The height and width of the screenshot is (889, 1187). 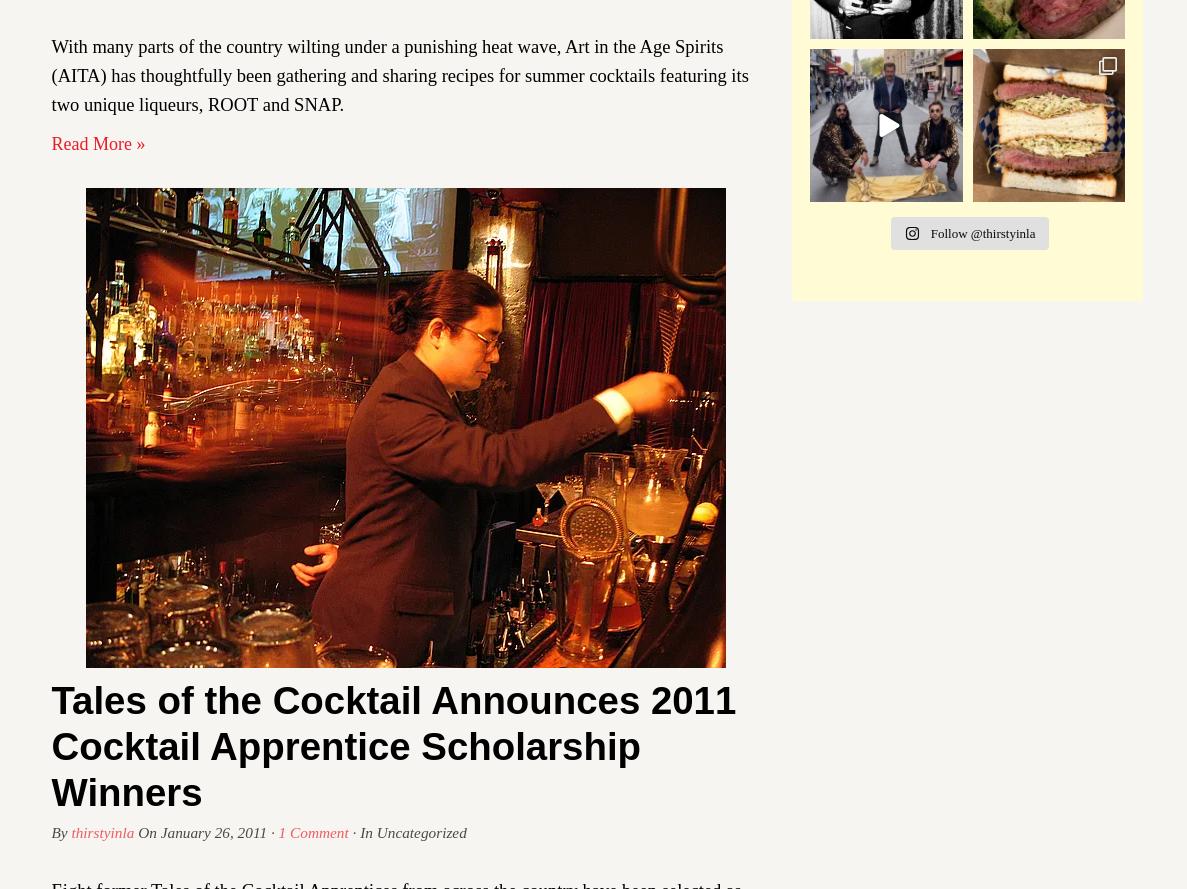 What do you see at coordinates (981, 231) in the screenshot?
I see `'Follow @thirstyinla'` at bounding box center [981, 231].